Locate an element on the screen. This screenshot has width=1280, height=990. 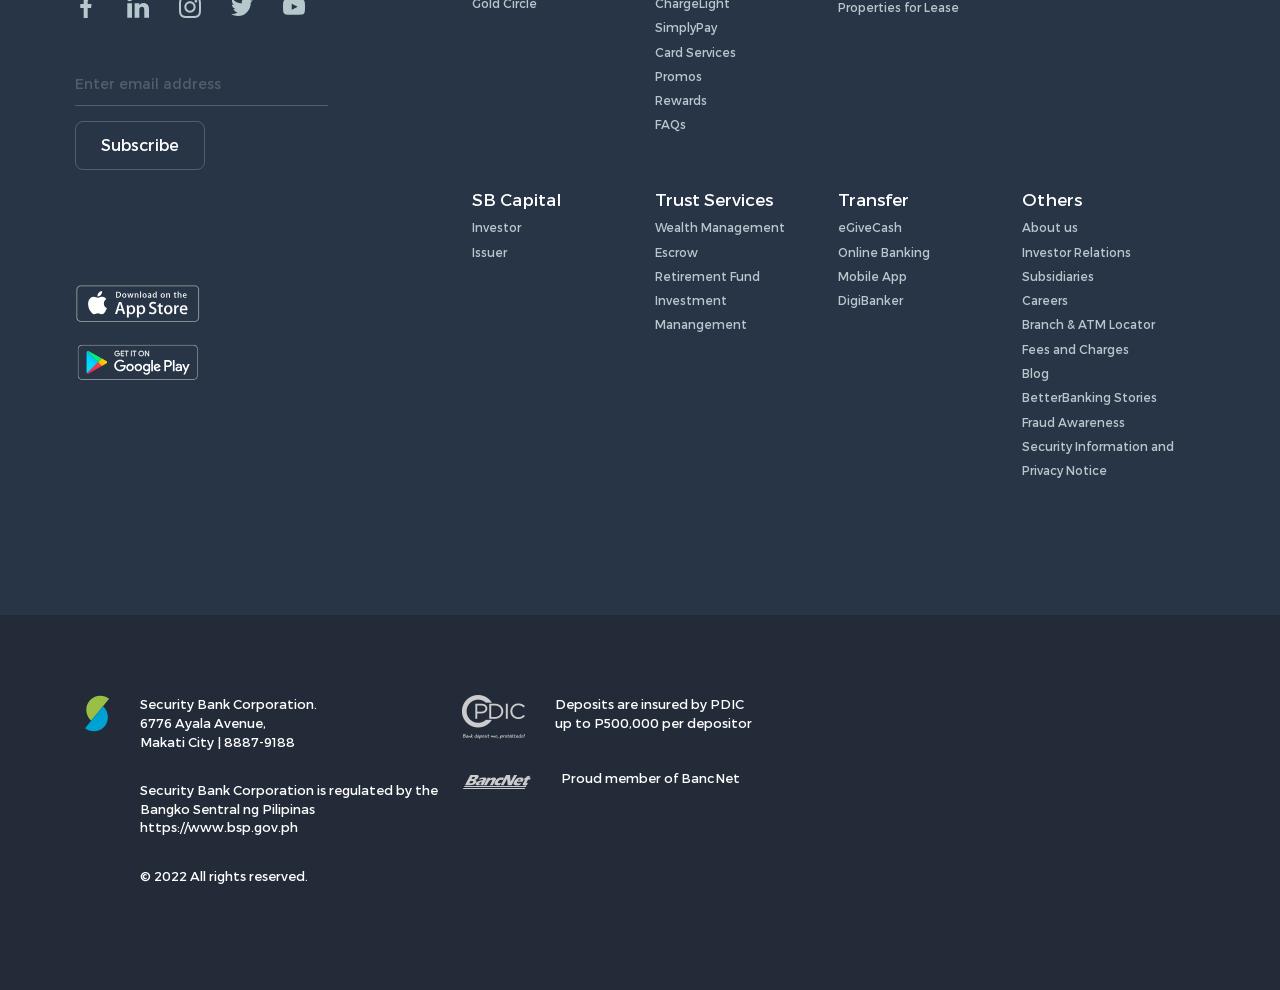
'Transfer' is located at coordinates (873, 198).